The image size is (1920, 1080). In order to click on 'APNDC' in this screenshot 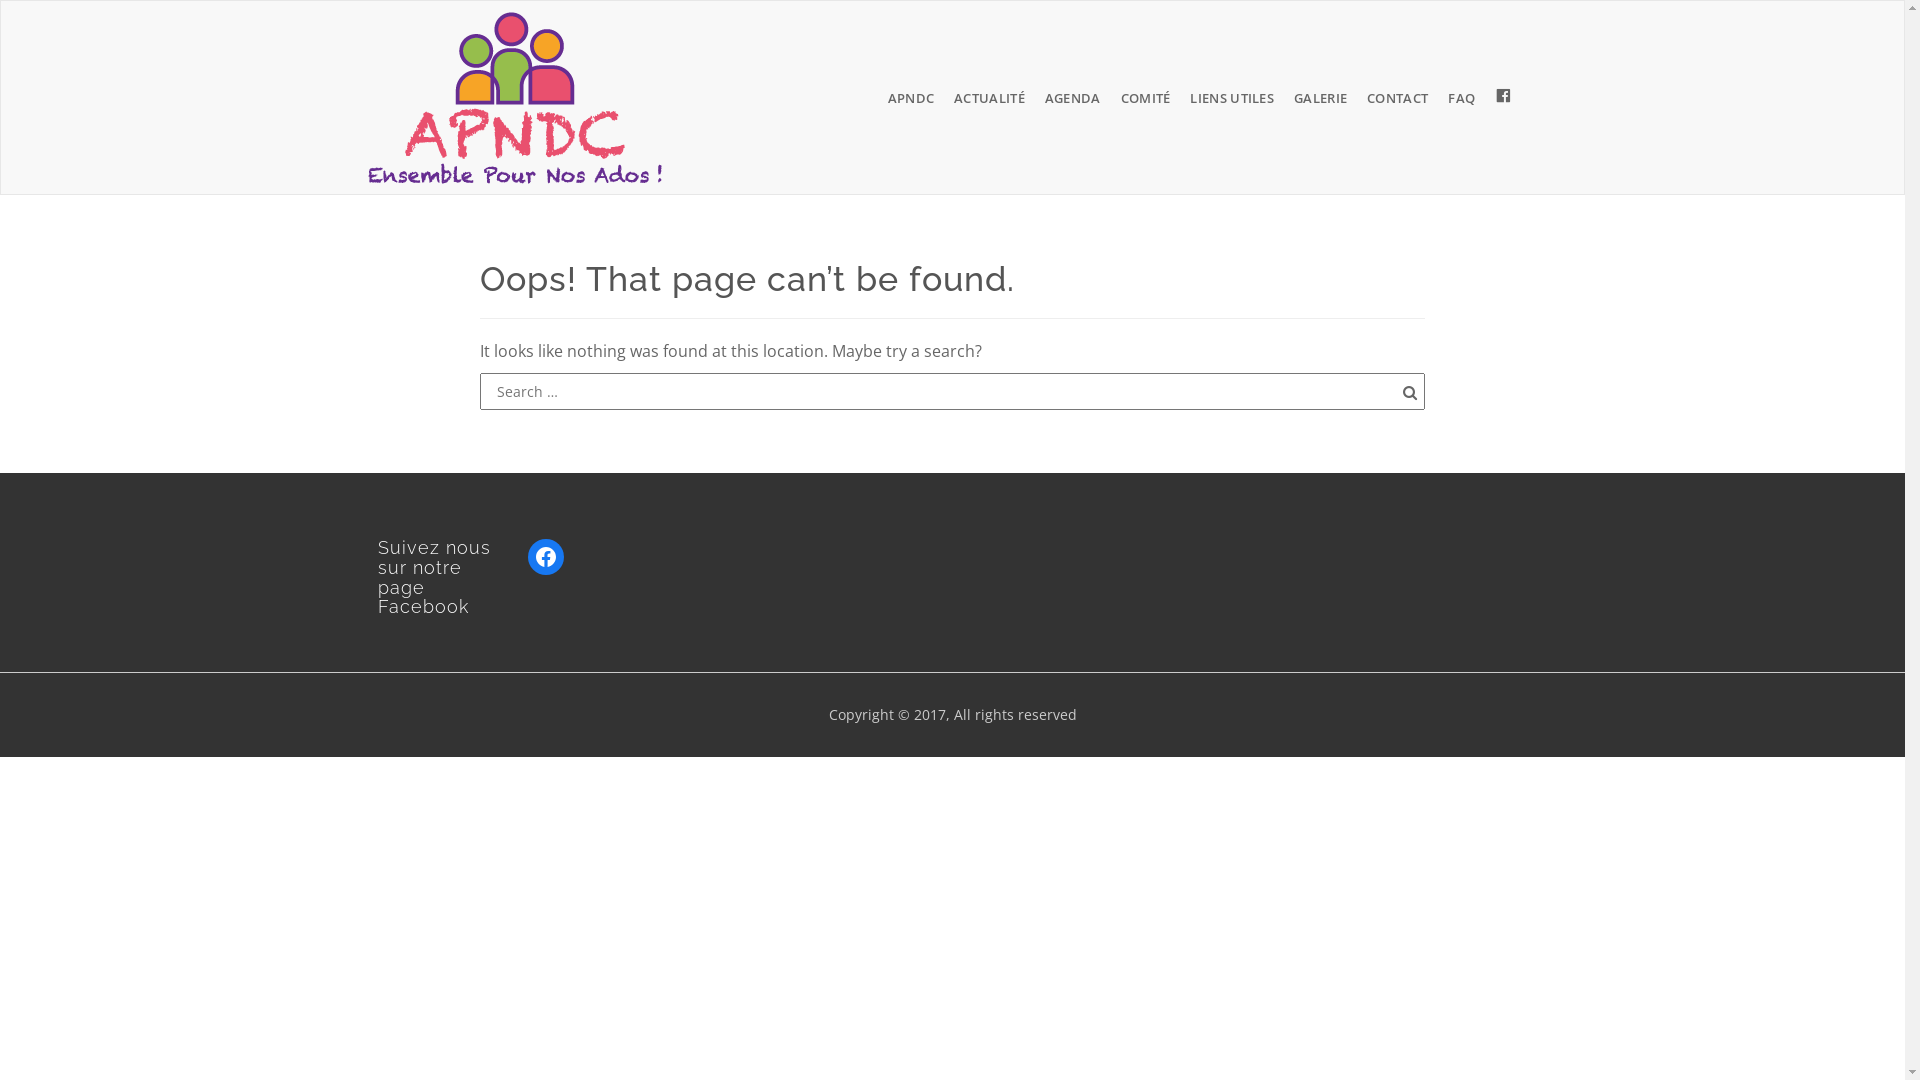, I will do `click(910, 97)`.